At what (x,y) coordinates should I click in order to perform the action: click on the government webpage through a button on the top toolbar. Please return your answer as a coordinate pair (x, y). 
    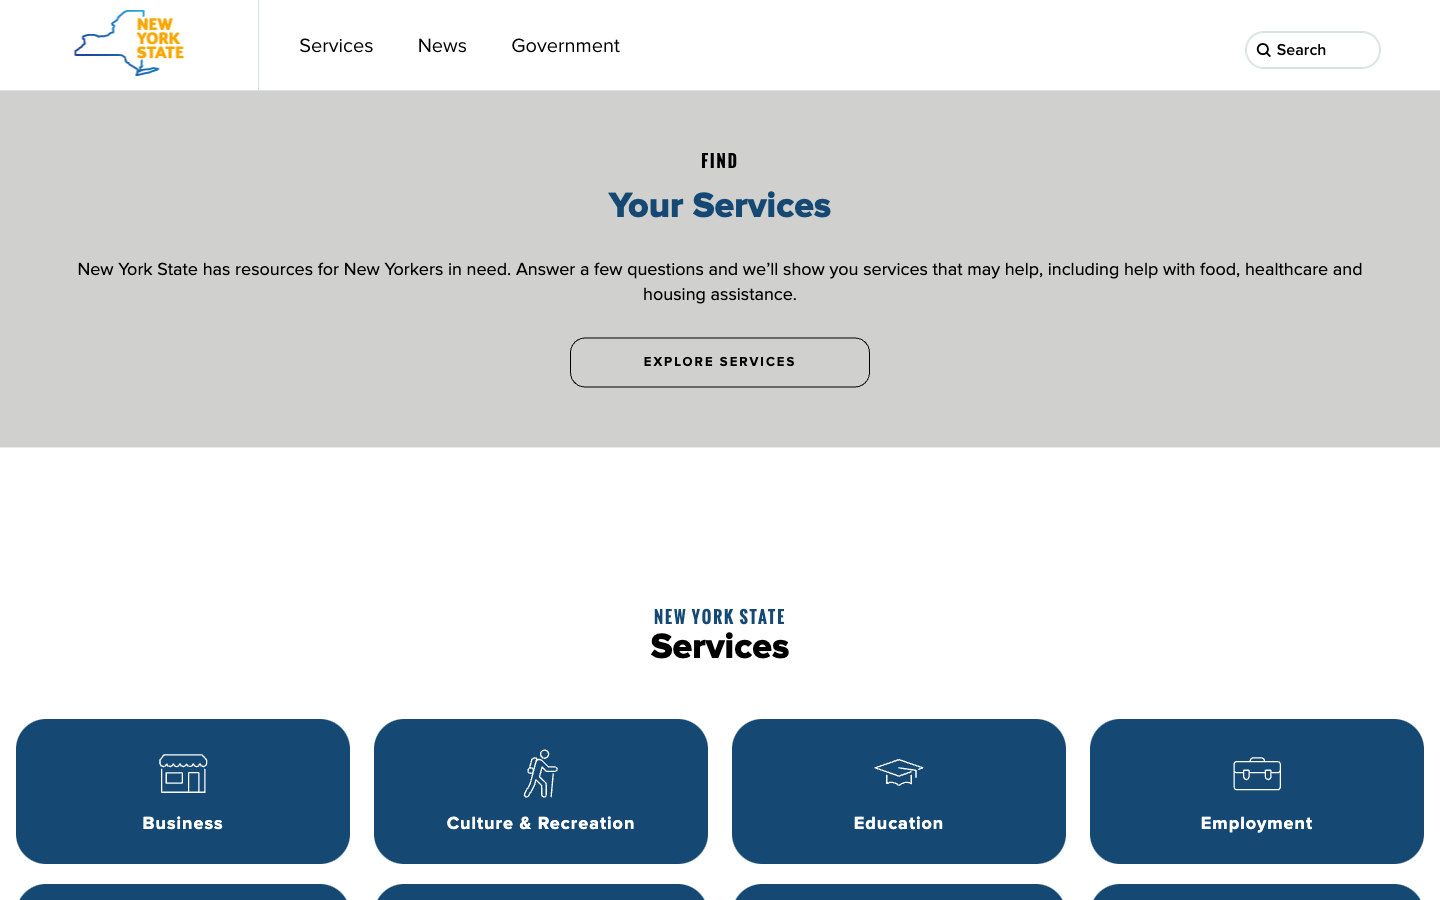
    Looking at the image, I should click on (565, 44).